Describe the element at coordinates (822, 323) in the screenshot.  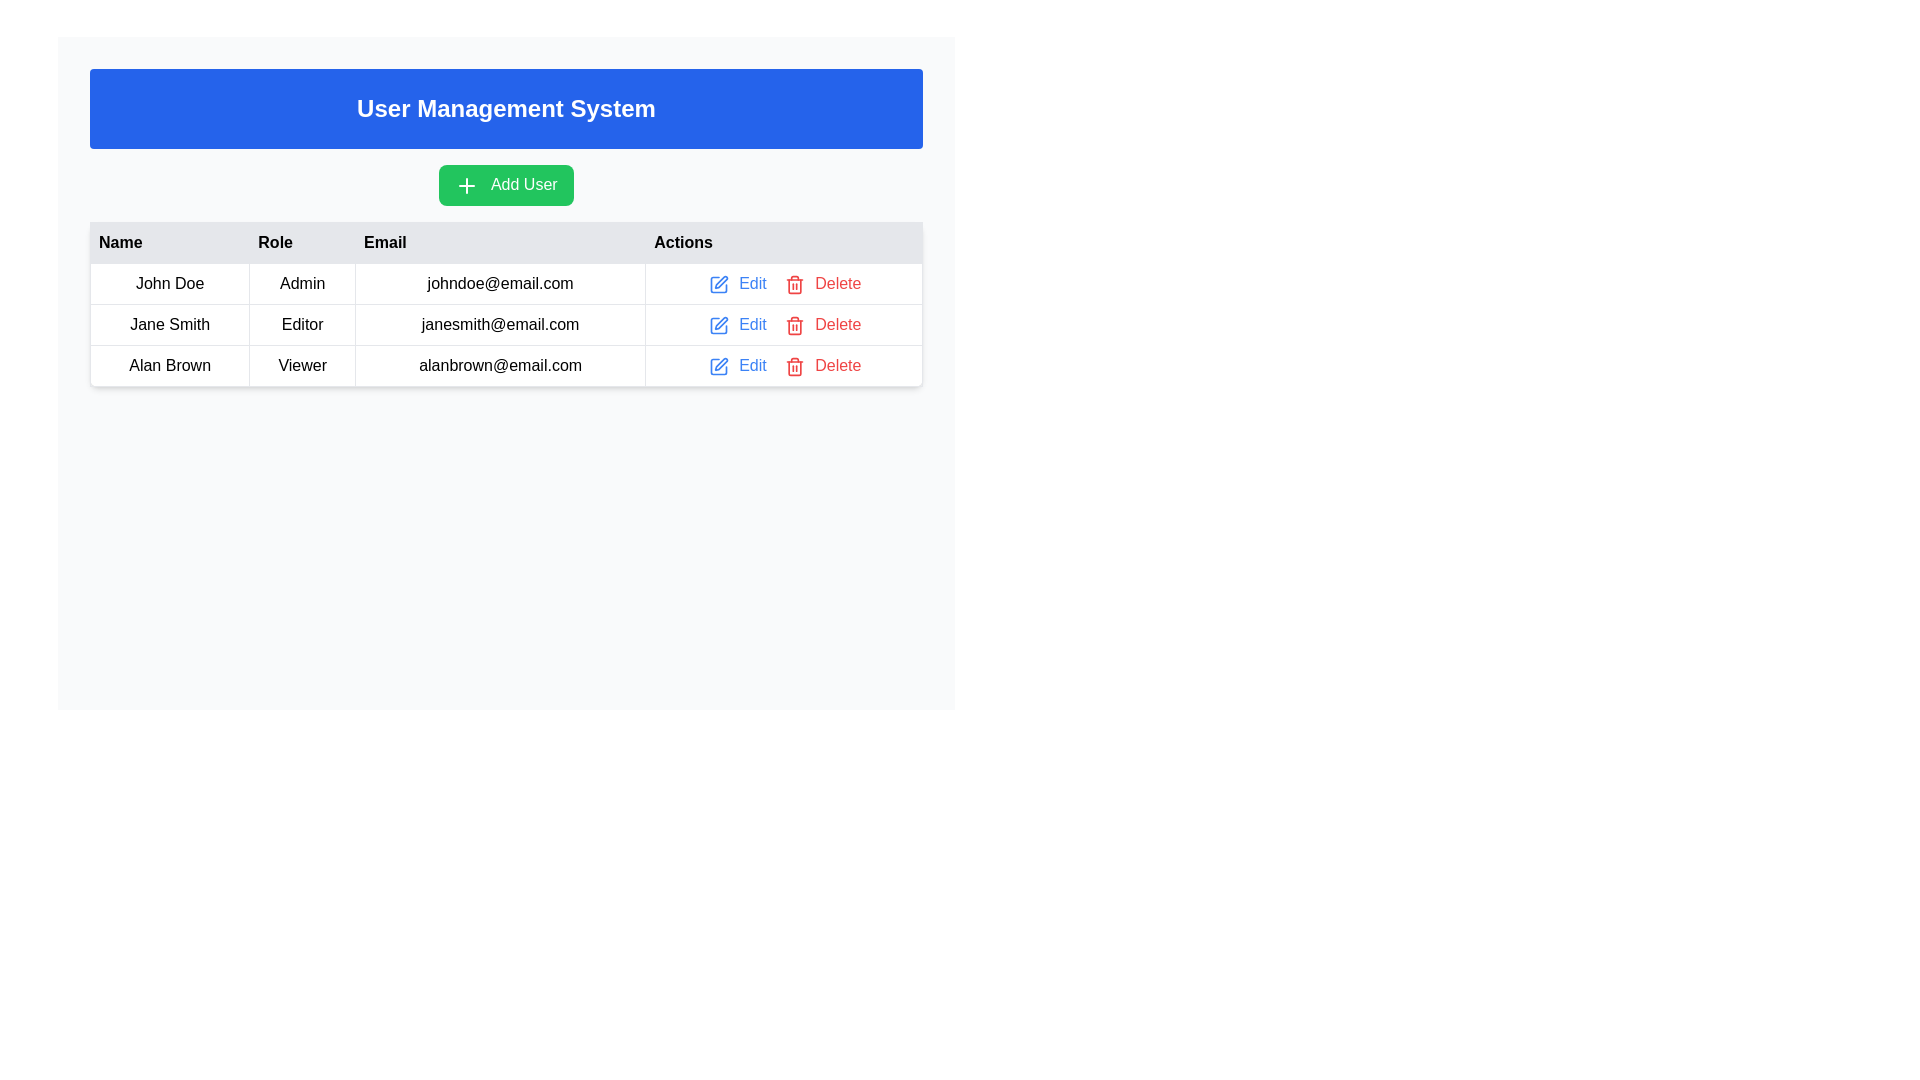
I see `the 'Delete' button with a trash can icon, located in the Actions column for the user with the email 'janesmith@email.com'` at that location.